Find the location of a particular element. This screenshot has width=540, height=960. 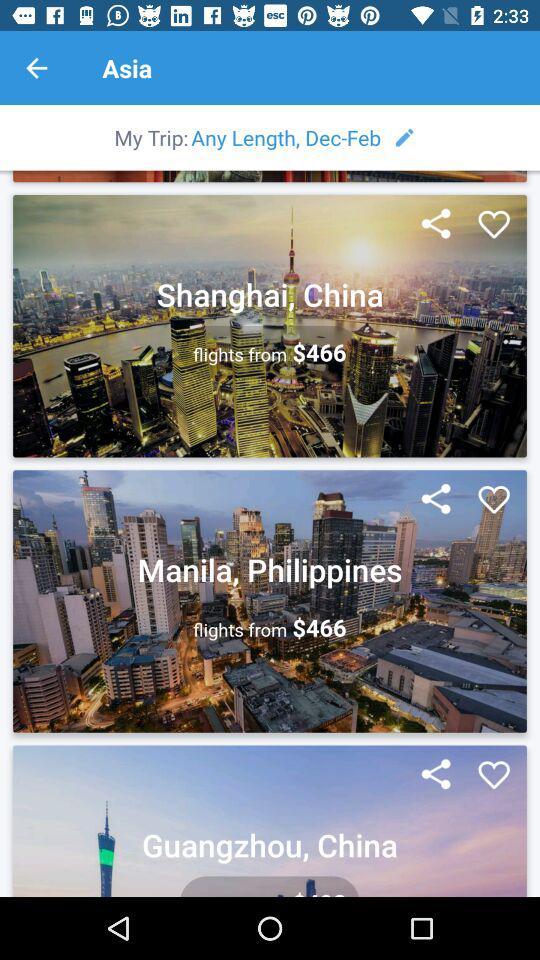

favorite is located at coordinates (493, 225).